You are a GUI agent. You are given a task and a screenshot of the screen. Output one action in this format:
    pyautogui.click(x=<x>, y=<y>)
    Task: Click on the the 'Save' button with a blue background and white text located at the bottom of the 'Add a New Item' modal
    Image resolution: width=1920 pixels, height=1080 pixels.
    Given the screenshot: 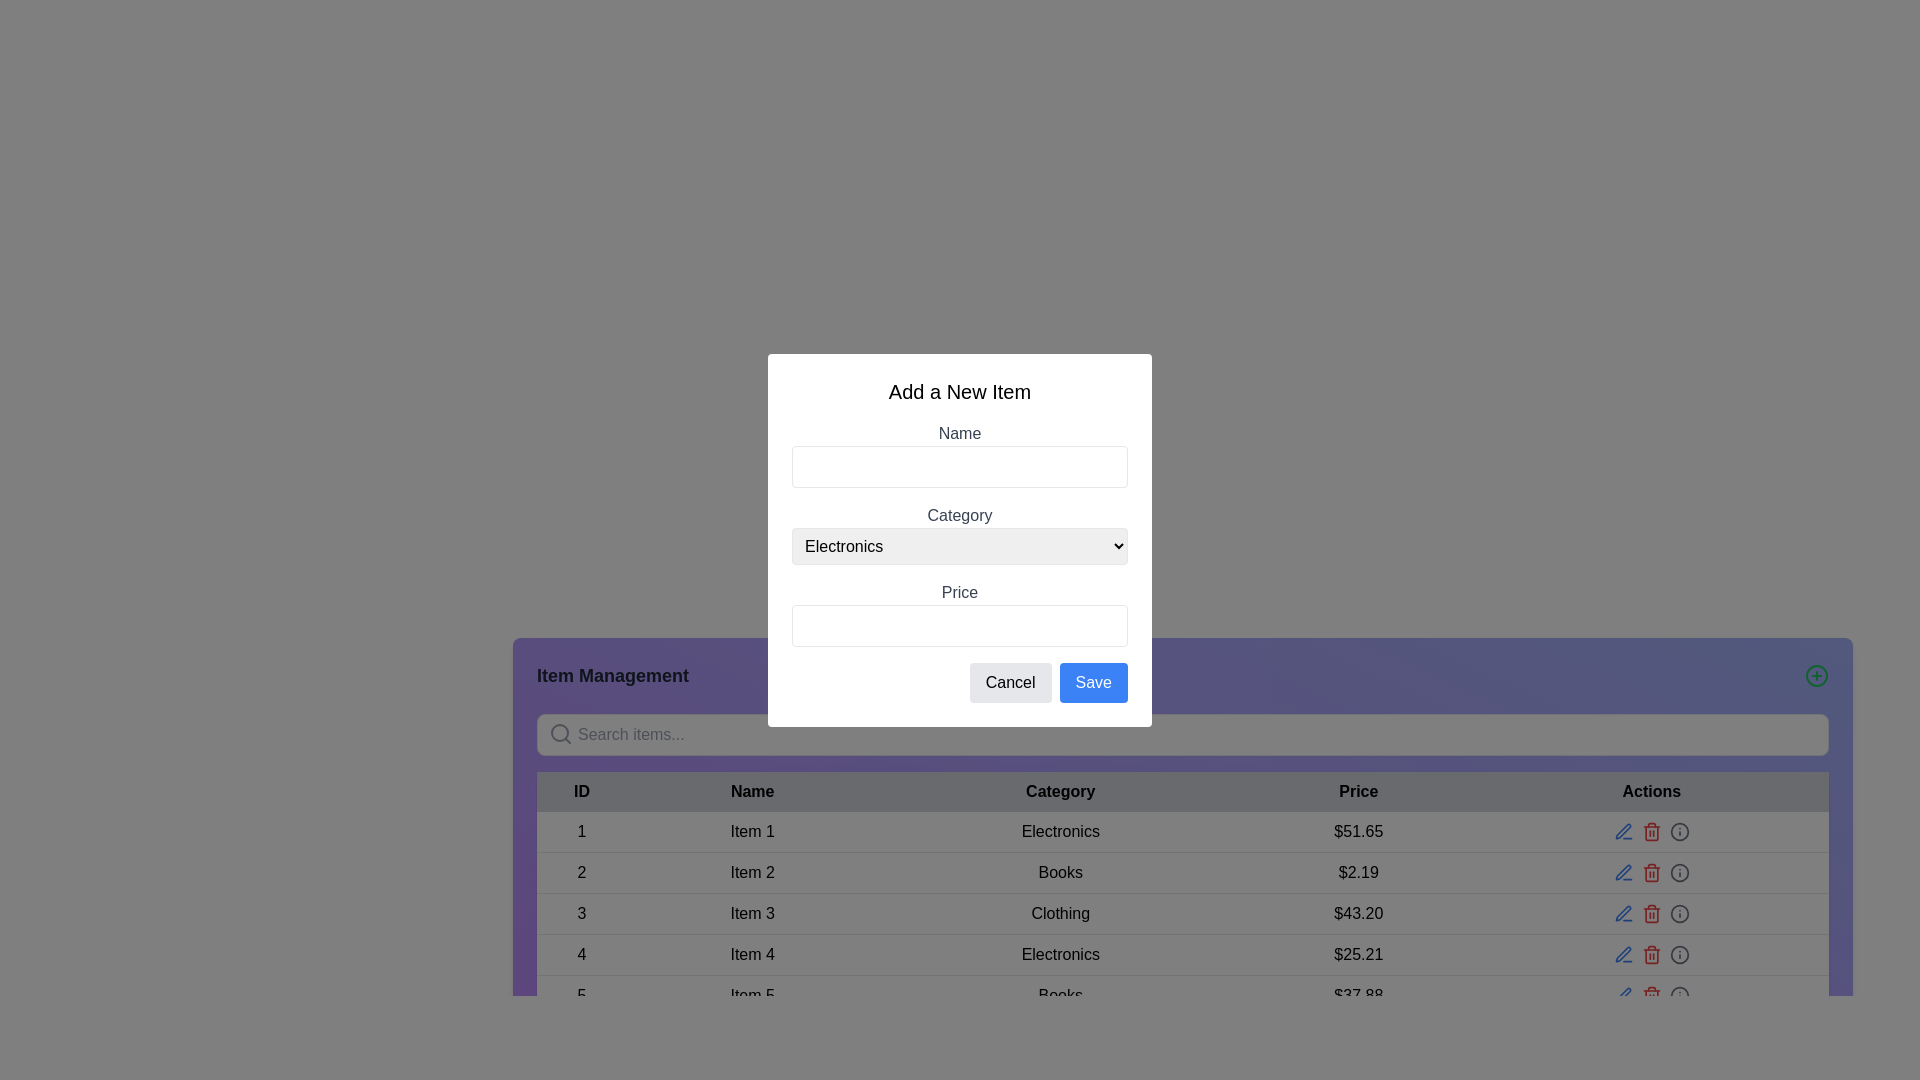 What is the action you would take?
    pyautogui.click(x=1092, y=681)
    